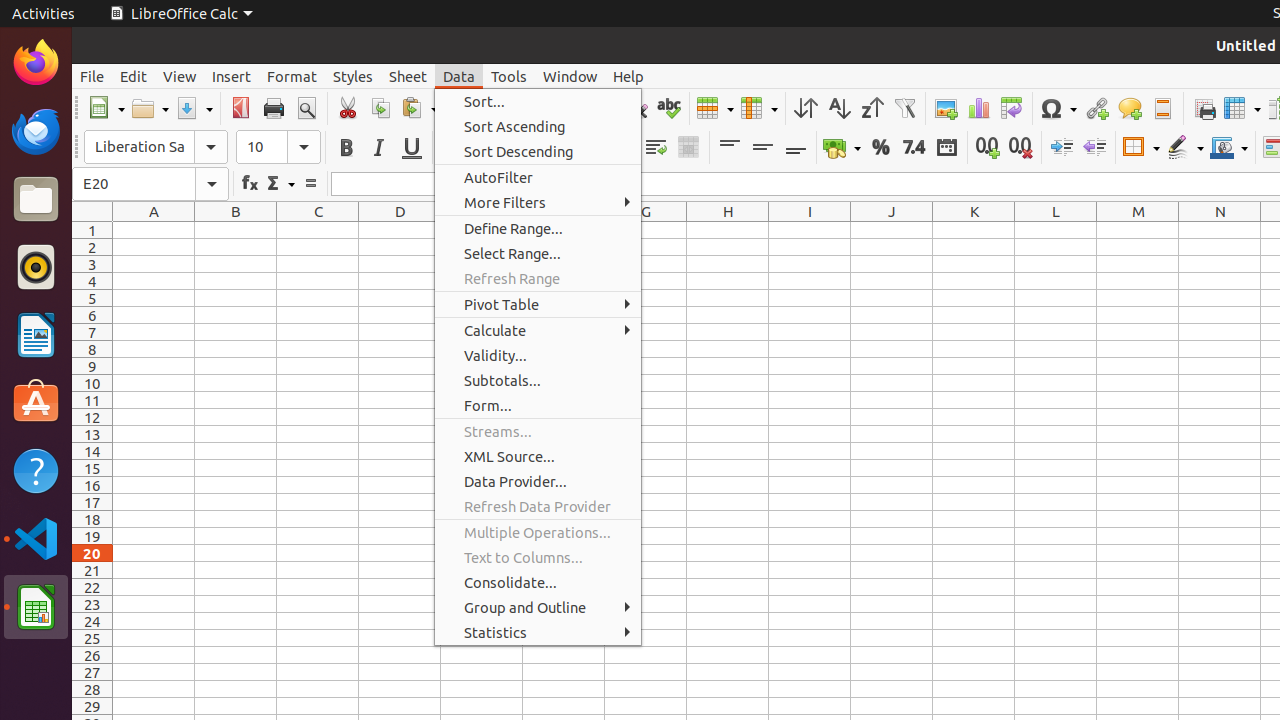 Image resolution: width=1280 pixels, height=720 pixels. What do you see at coordinates (231, 75) in the screenshot?
I see `'Insert'` at bounding box center [231, 75].